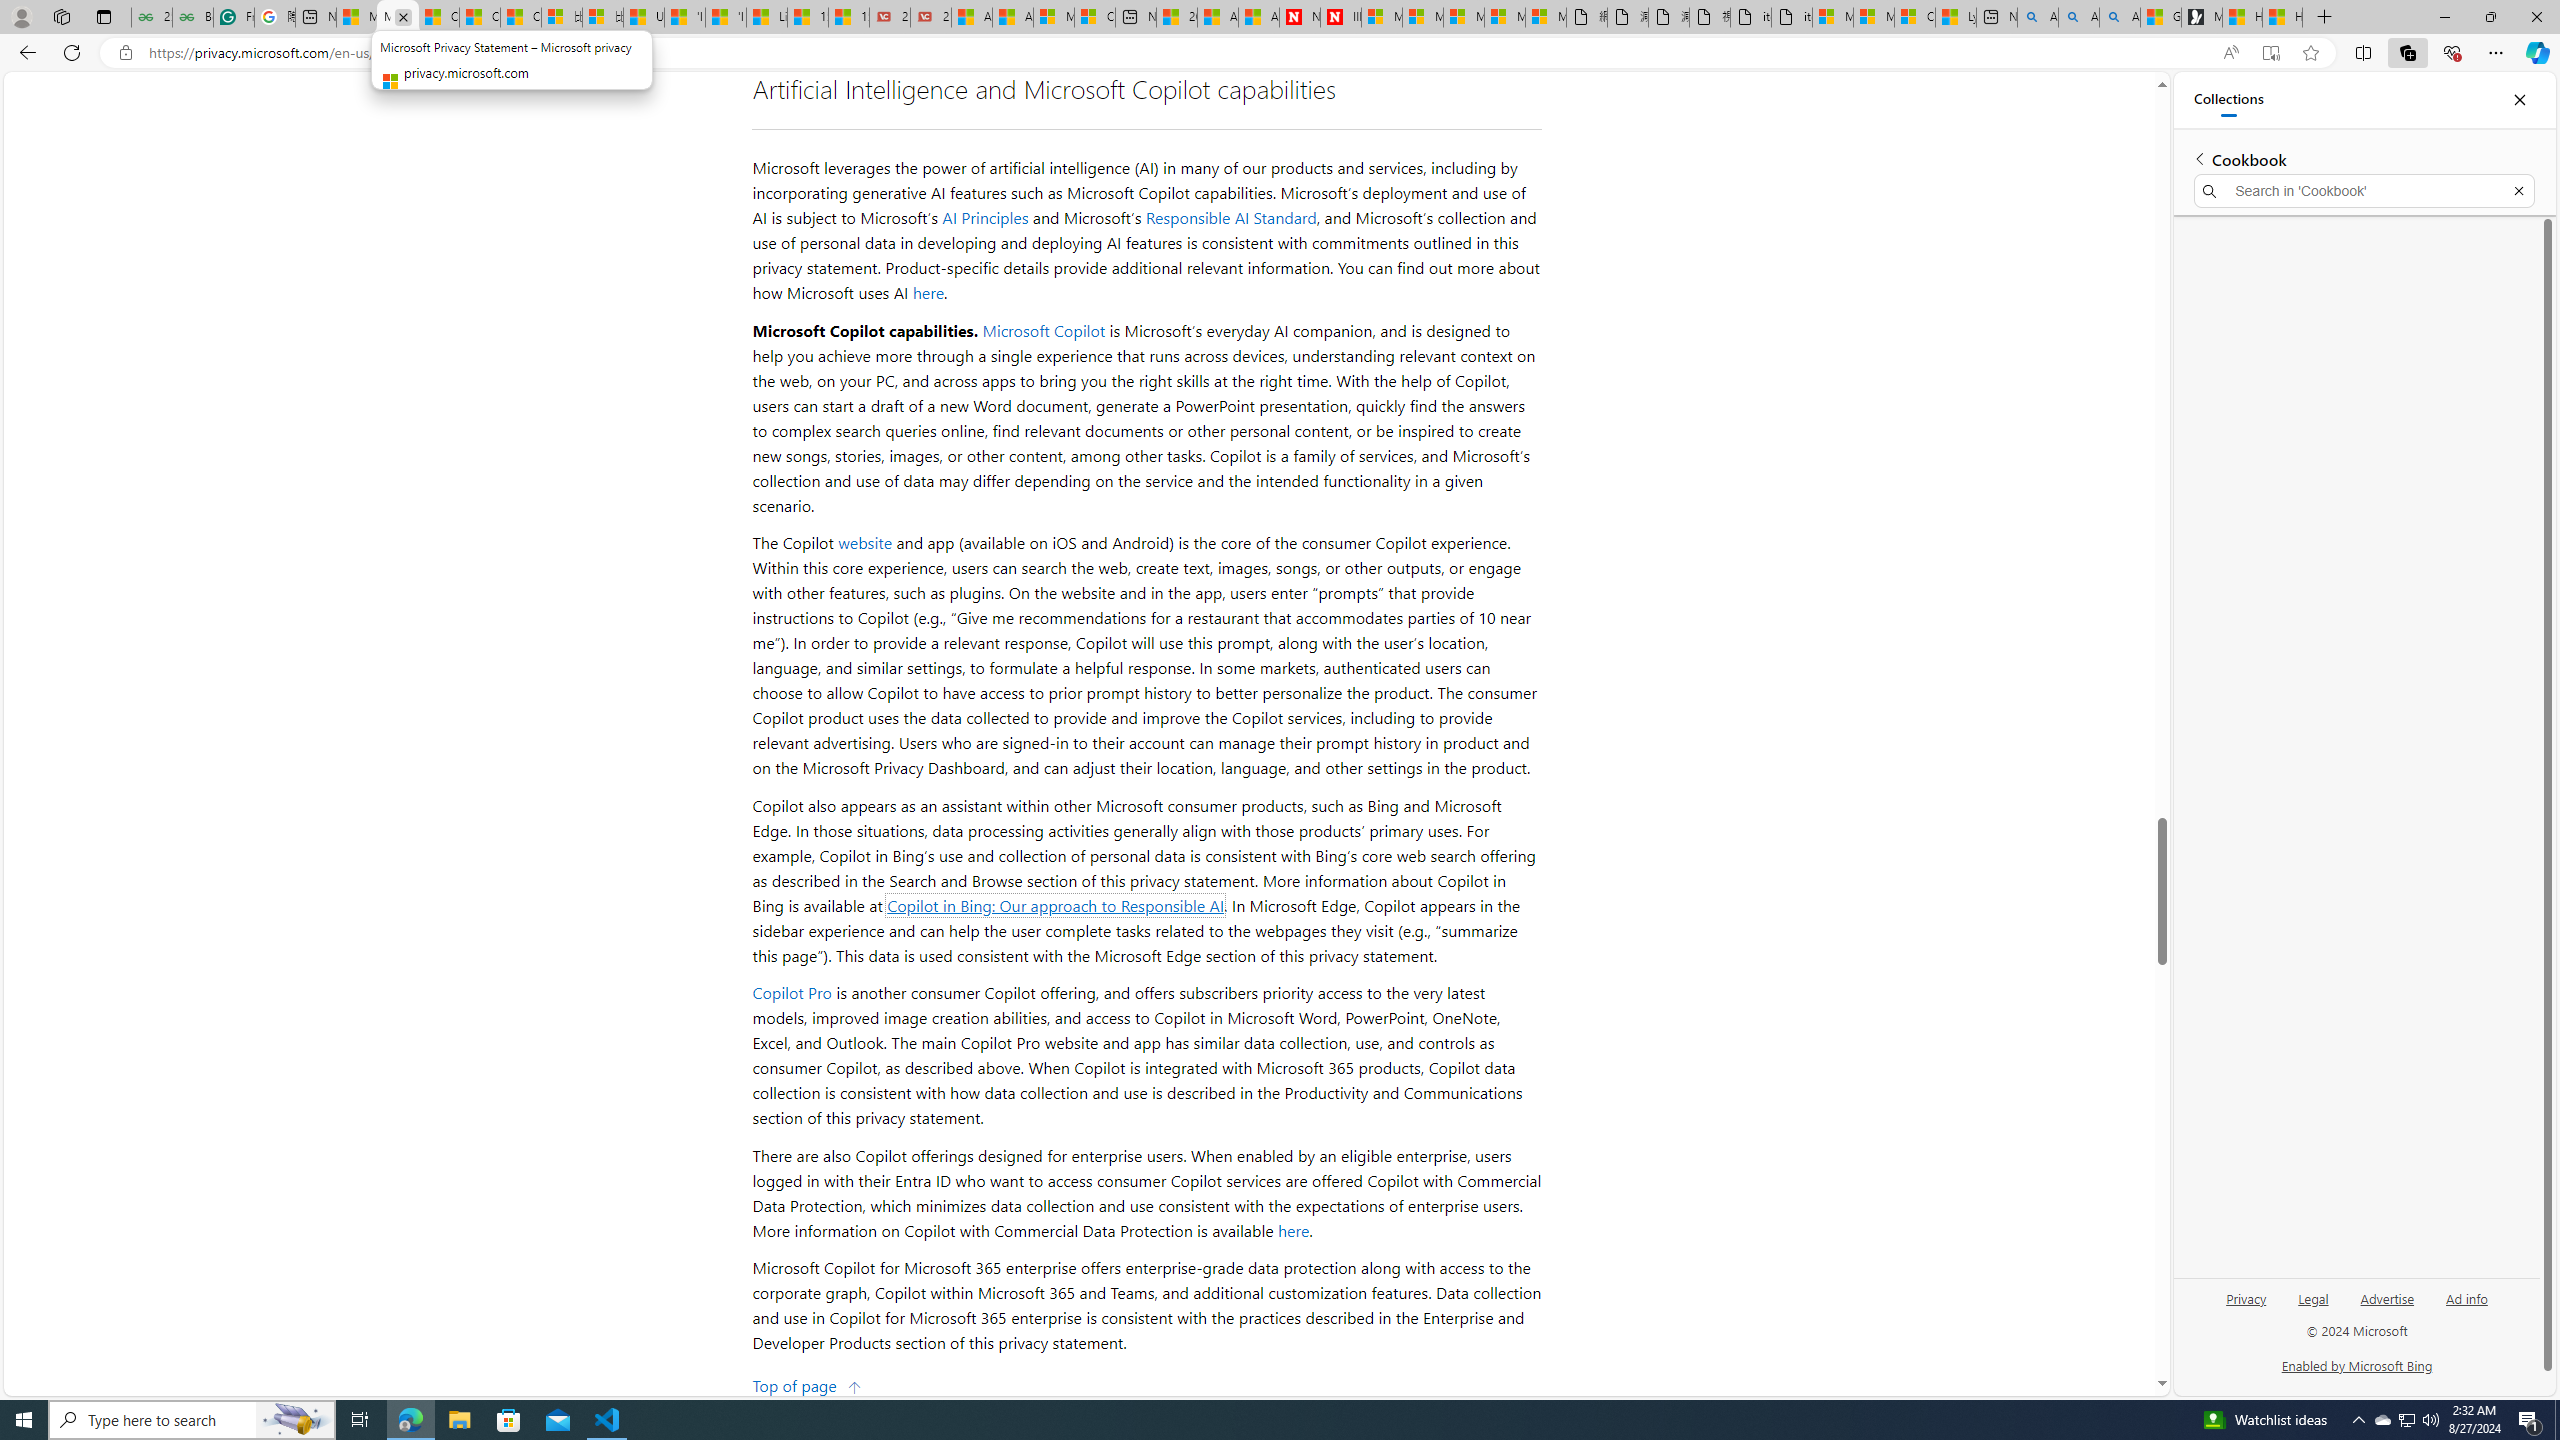 This screenshot has height=1440, width=2560. What do you see at coordinates (1175, 16) in the screenshot?
I see `'20 Ways to Boost Your Protein Intake at Every Meal'` at bounding box center [1175, 16].